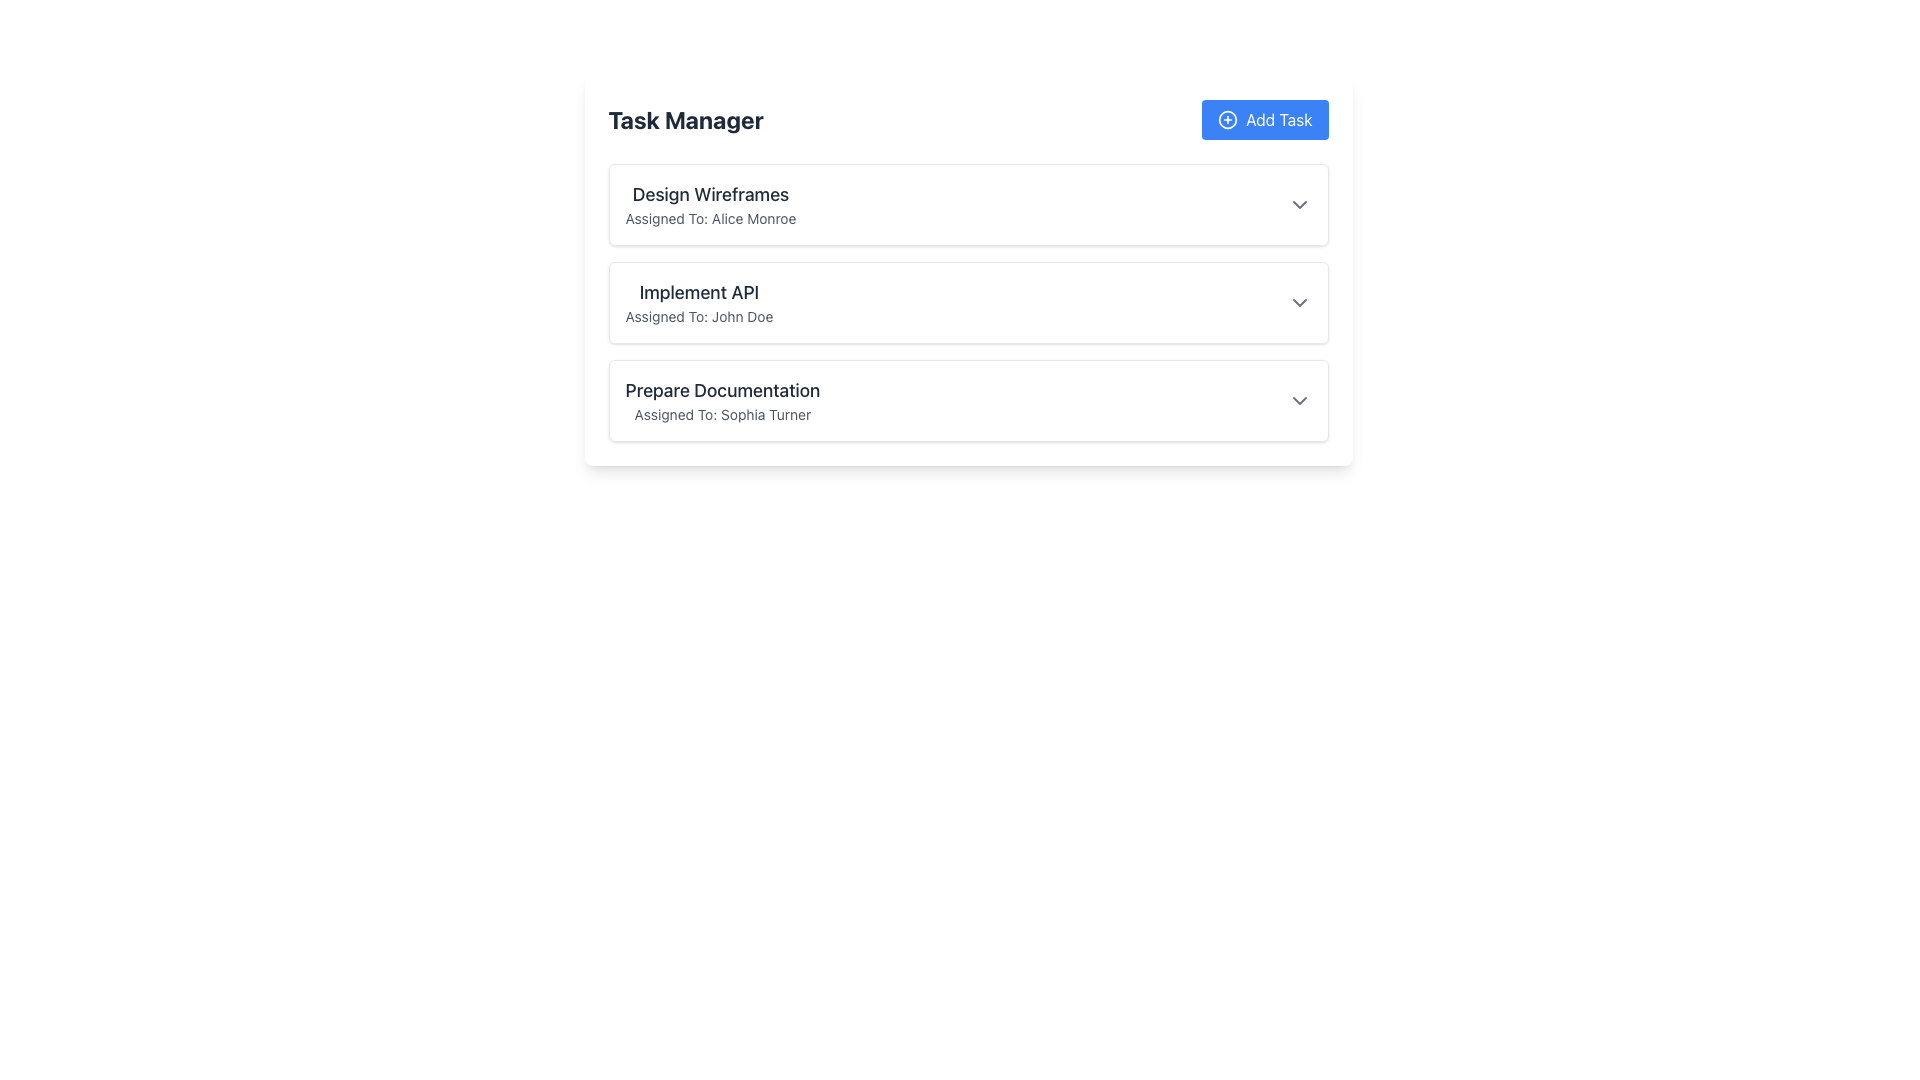  Describe the element at coordinates (721, 390) in the screenshot. I see `the Text Label displaying 'Prepare Documentation', which is styled with a larger font size and bold weight, located in the third task item of the task manager panel` at that location.